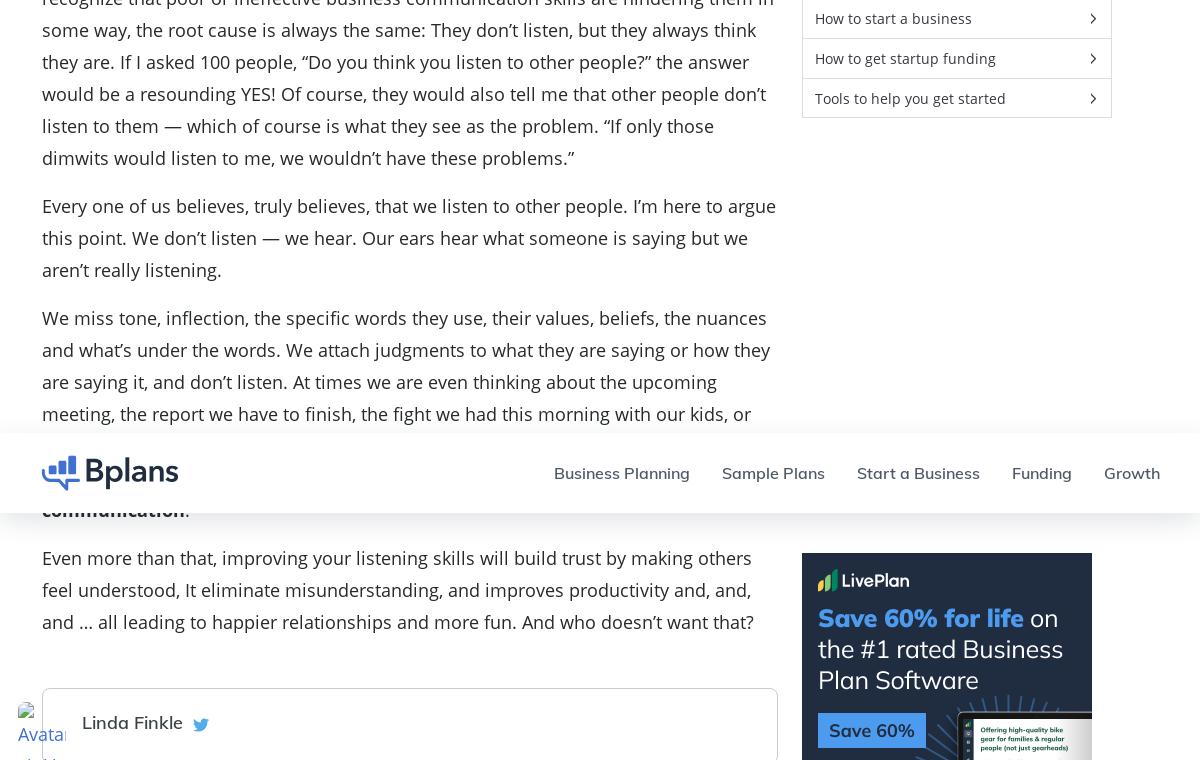 The width and height of the screenshot is (1200, 760). I want to click on 'Build a Better Business Plan.', so click(122, 158).